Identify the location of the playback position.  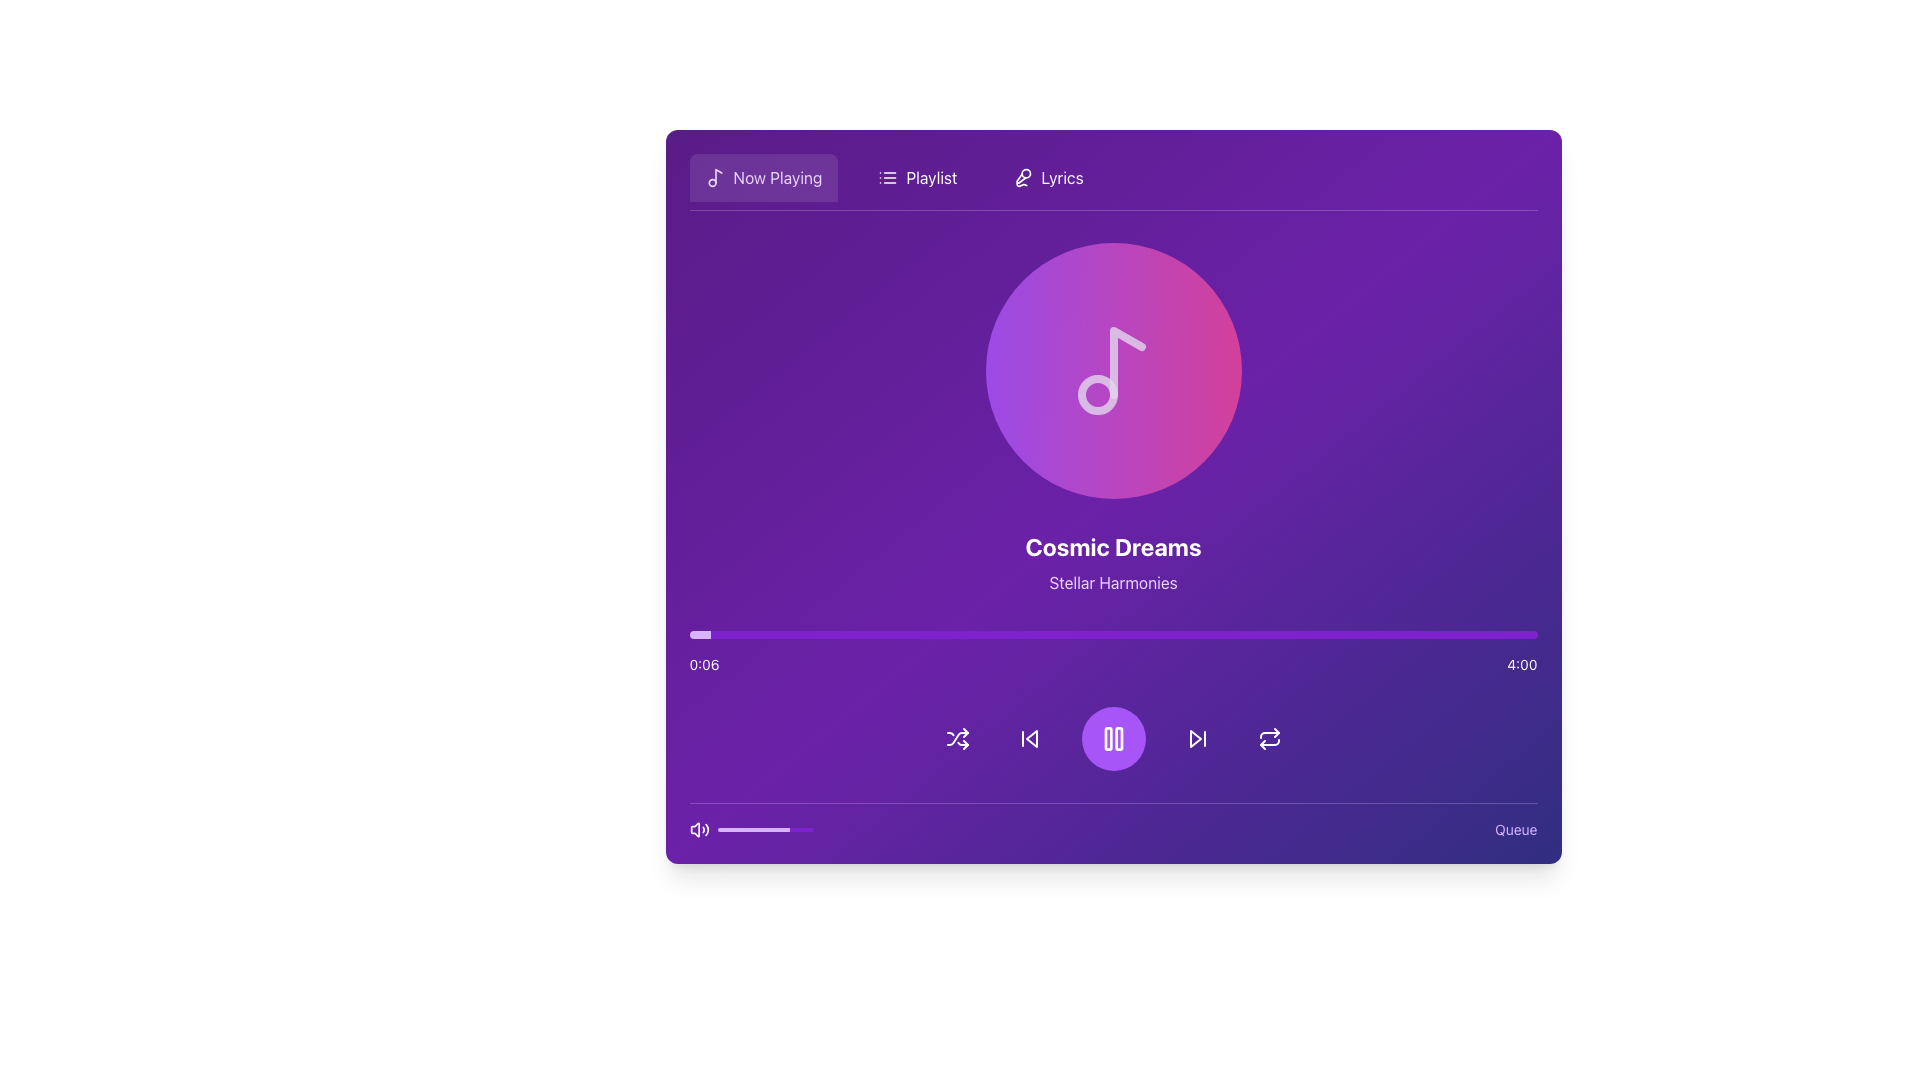
(1519, 635).